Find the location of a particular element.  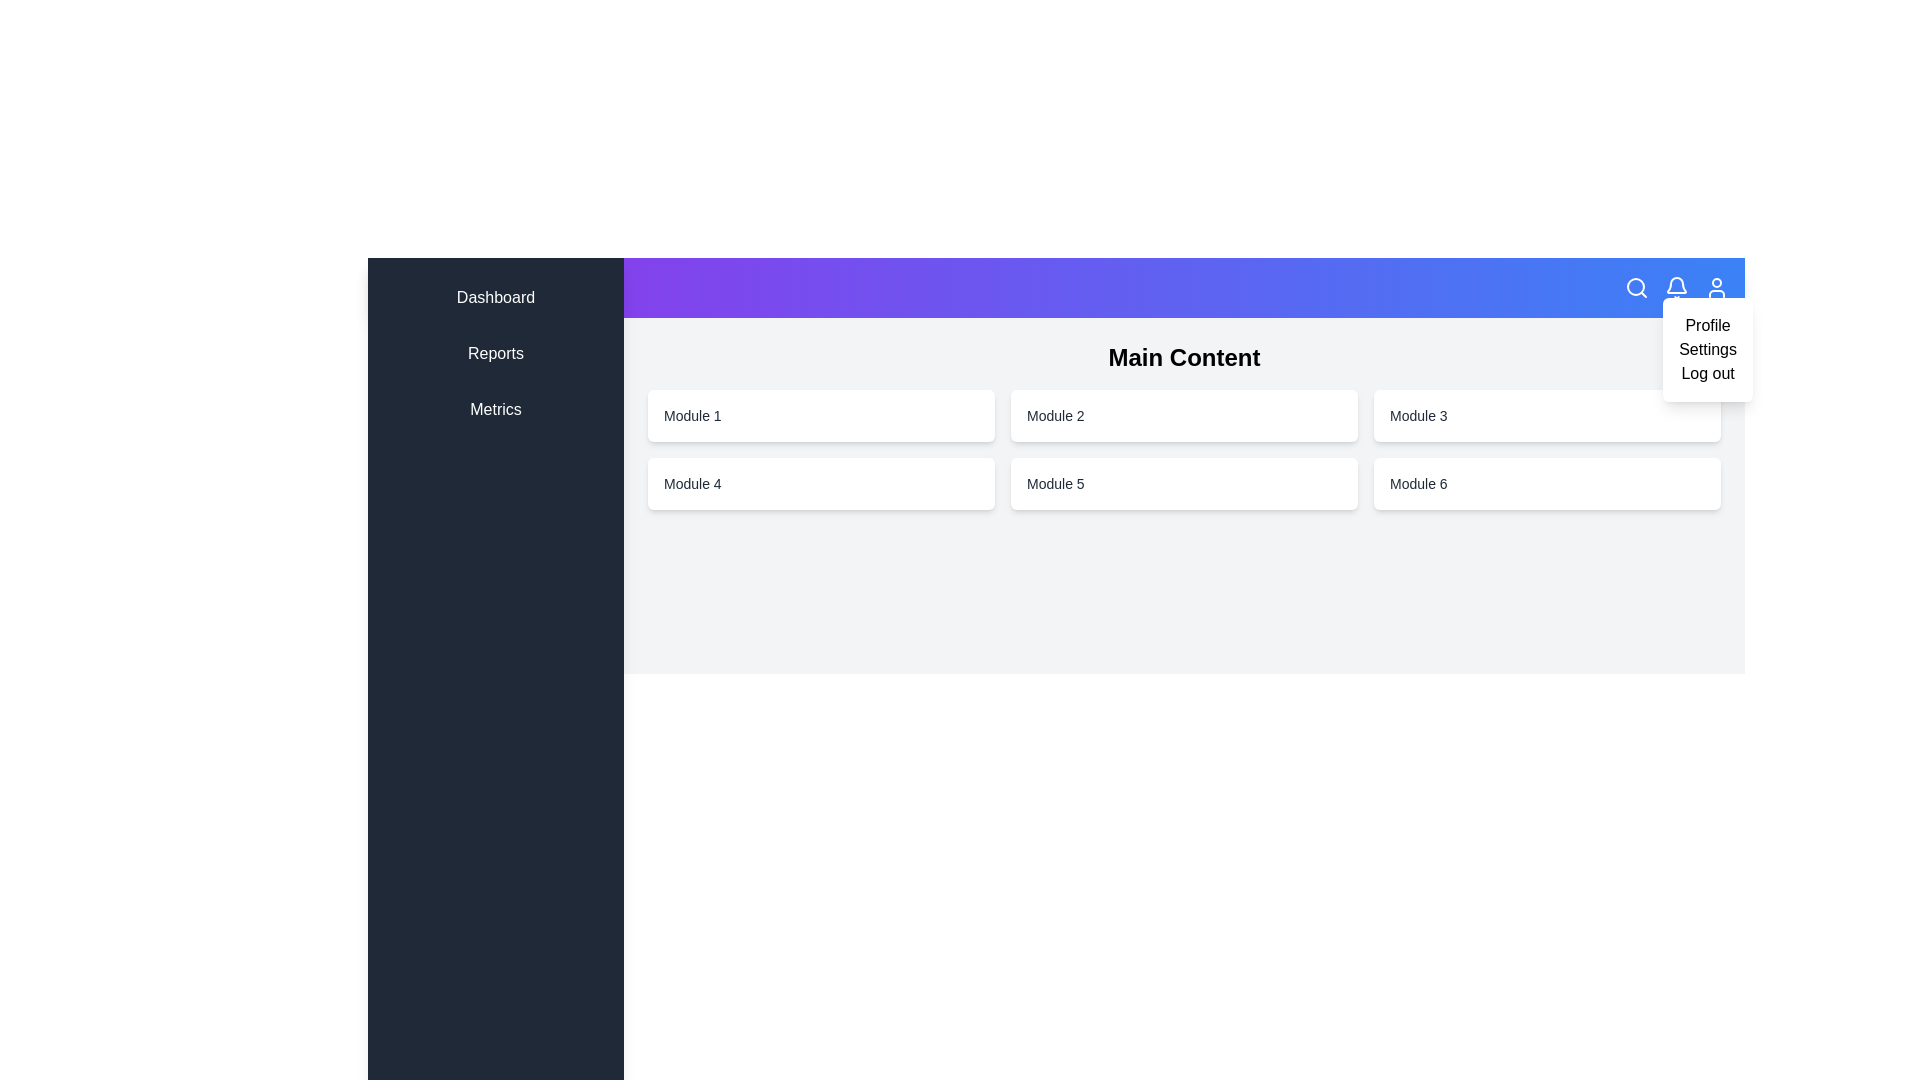

the button for 'Module 2' is located at coordinates (1184, 415).